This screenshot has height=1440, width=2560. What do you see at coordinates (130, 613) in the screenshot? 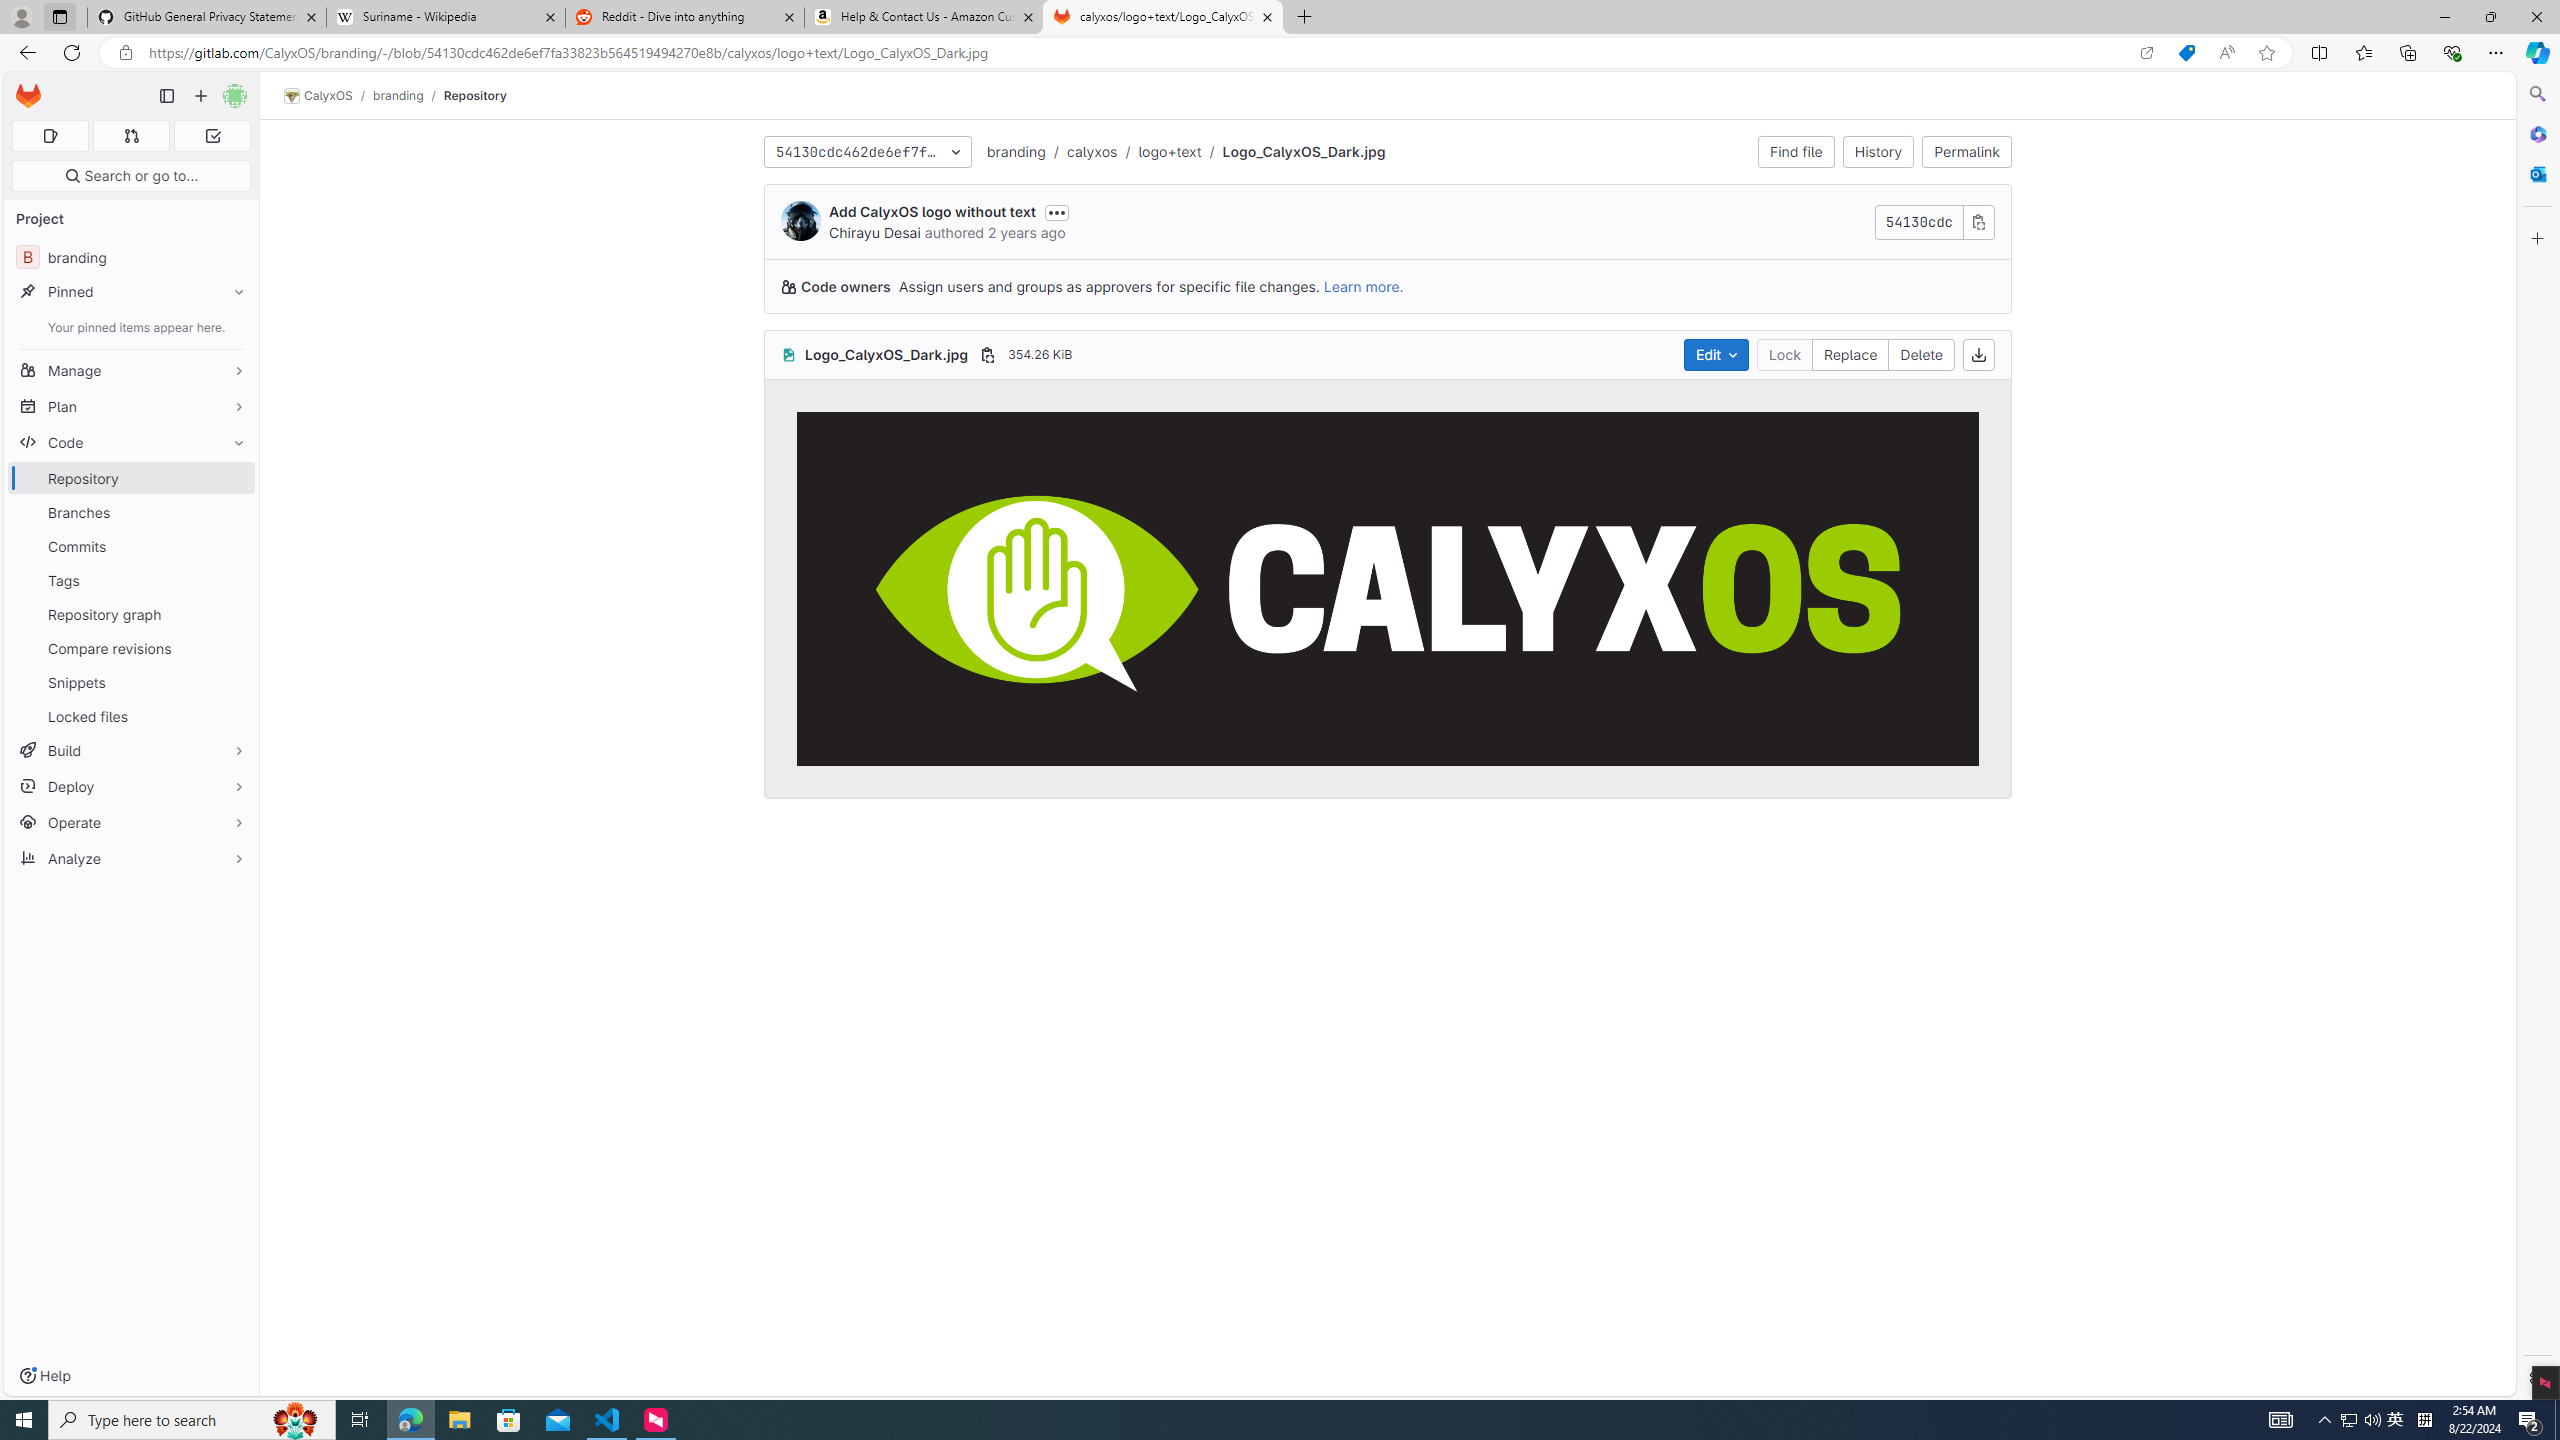
I see `'Repository graph'` at bounding box center [130, 613].